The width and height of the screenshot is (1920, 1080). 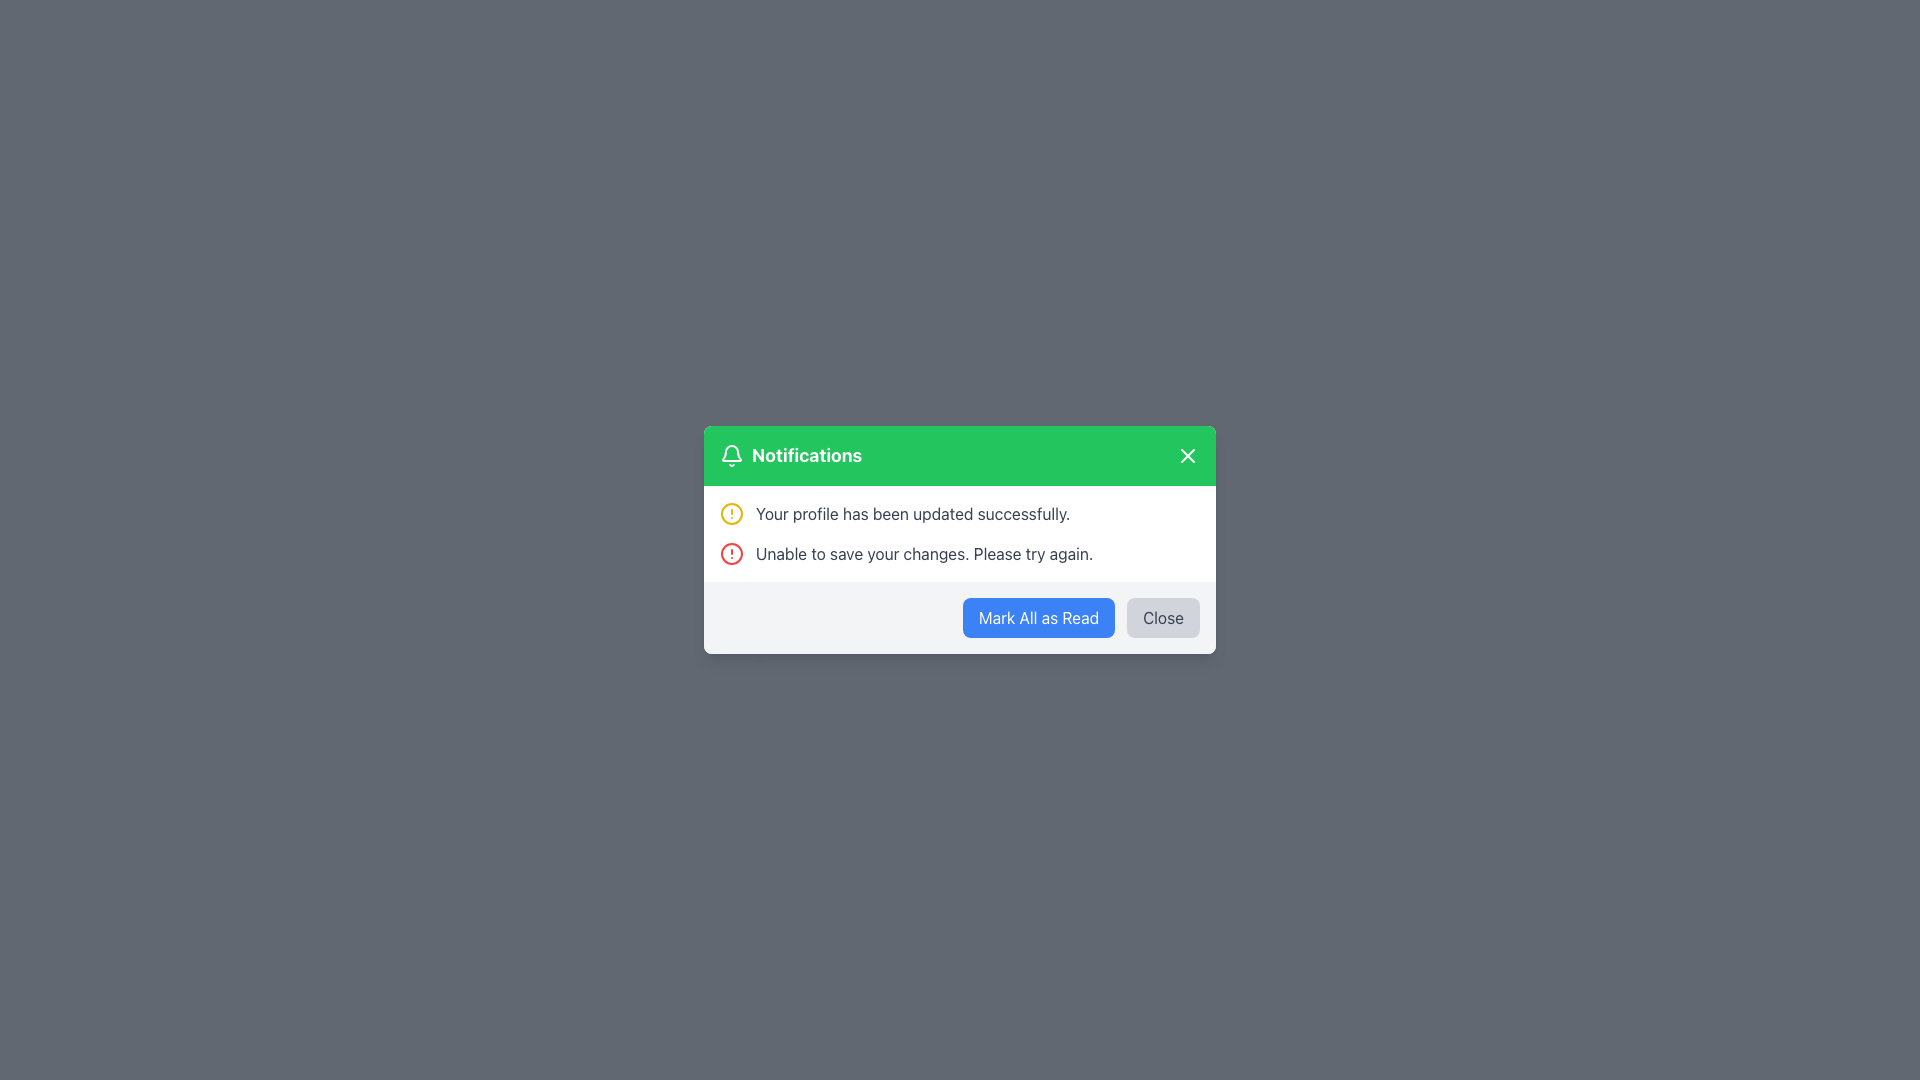 I want to click on the circular alert icon with a yellow border and an exclamation mark inside, which is located on the left side of the notification message indicating that the profile has been updated successfully, so click(x=730, y=512).